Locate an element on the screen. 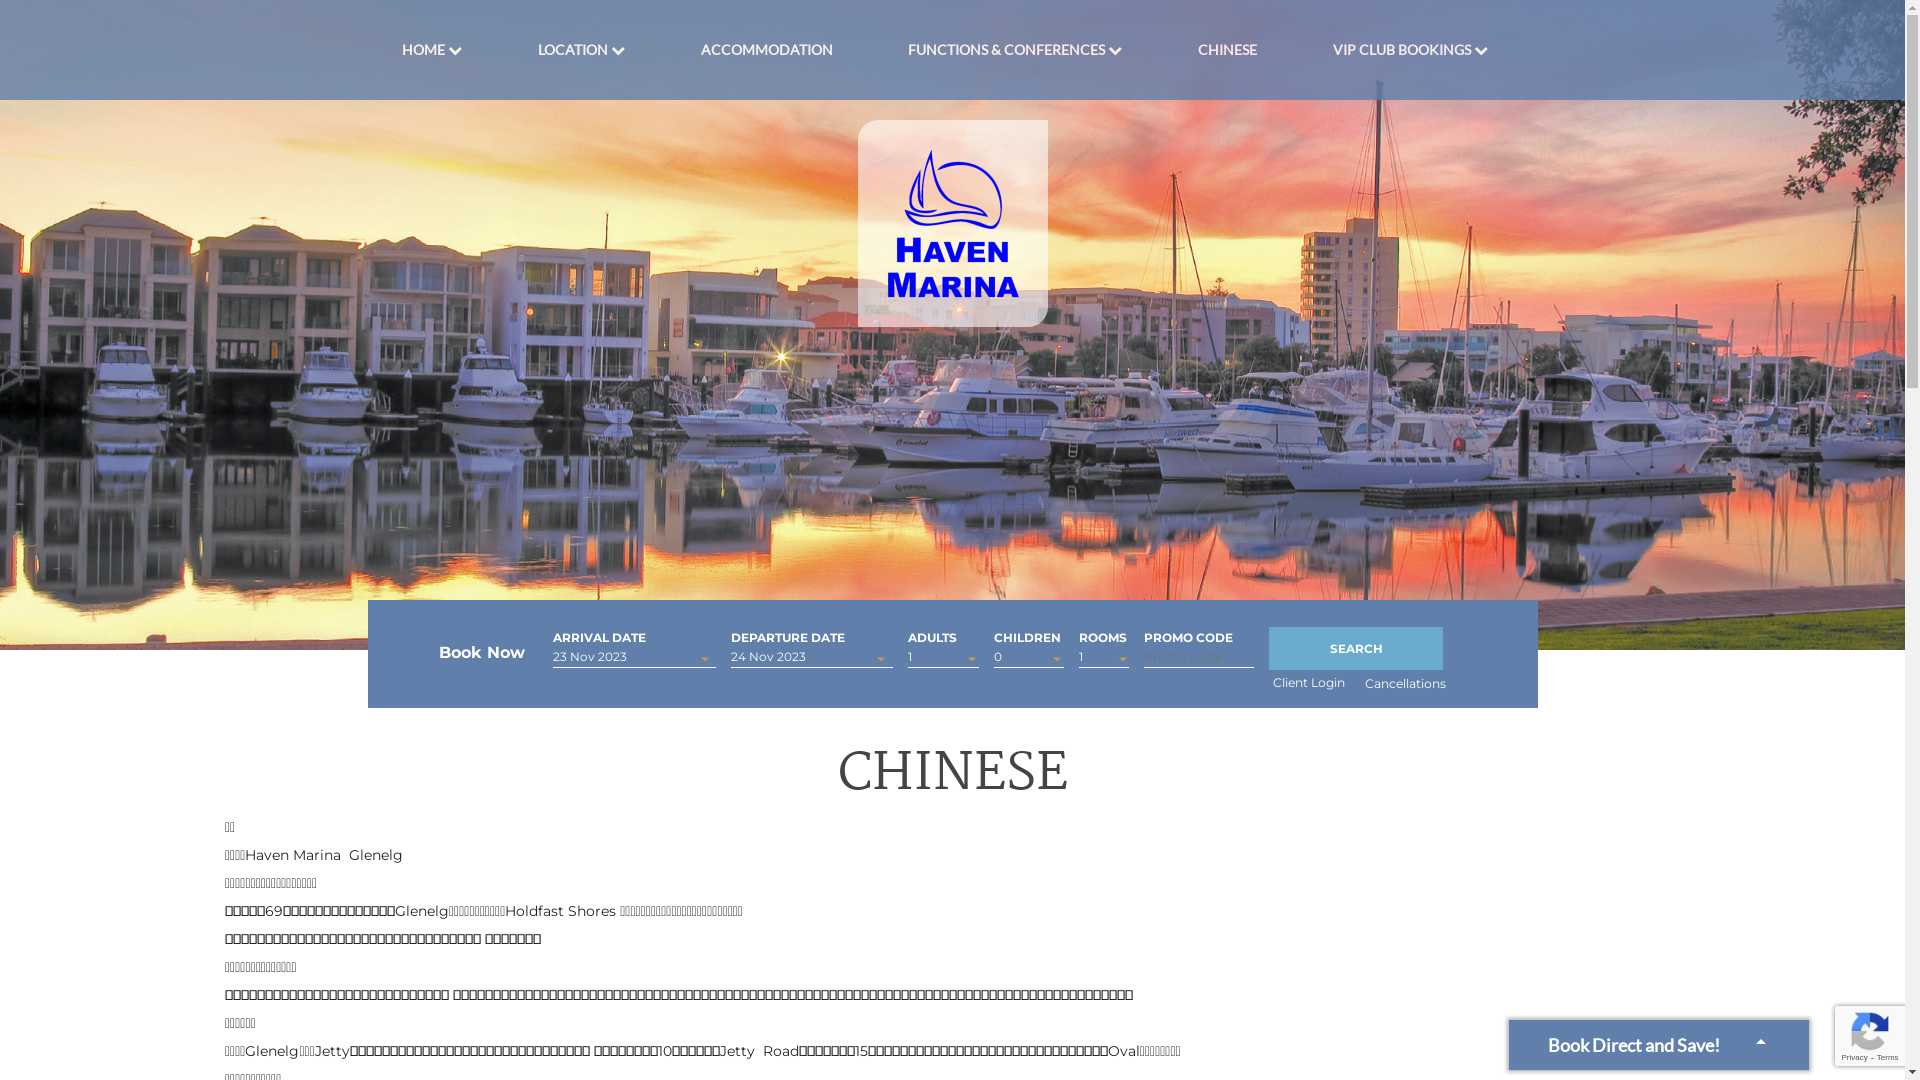 Image resolution: width=1920 pixels, height=1080 pixels. 'CHINESE' is located at coordinates (1226, 49).